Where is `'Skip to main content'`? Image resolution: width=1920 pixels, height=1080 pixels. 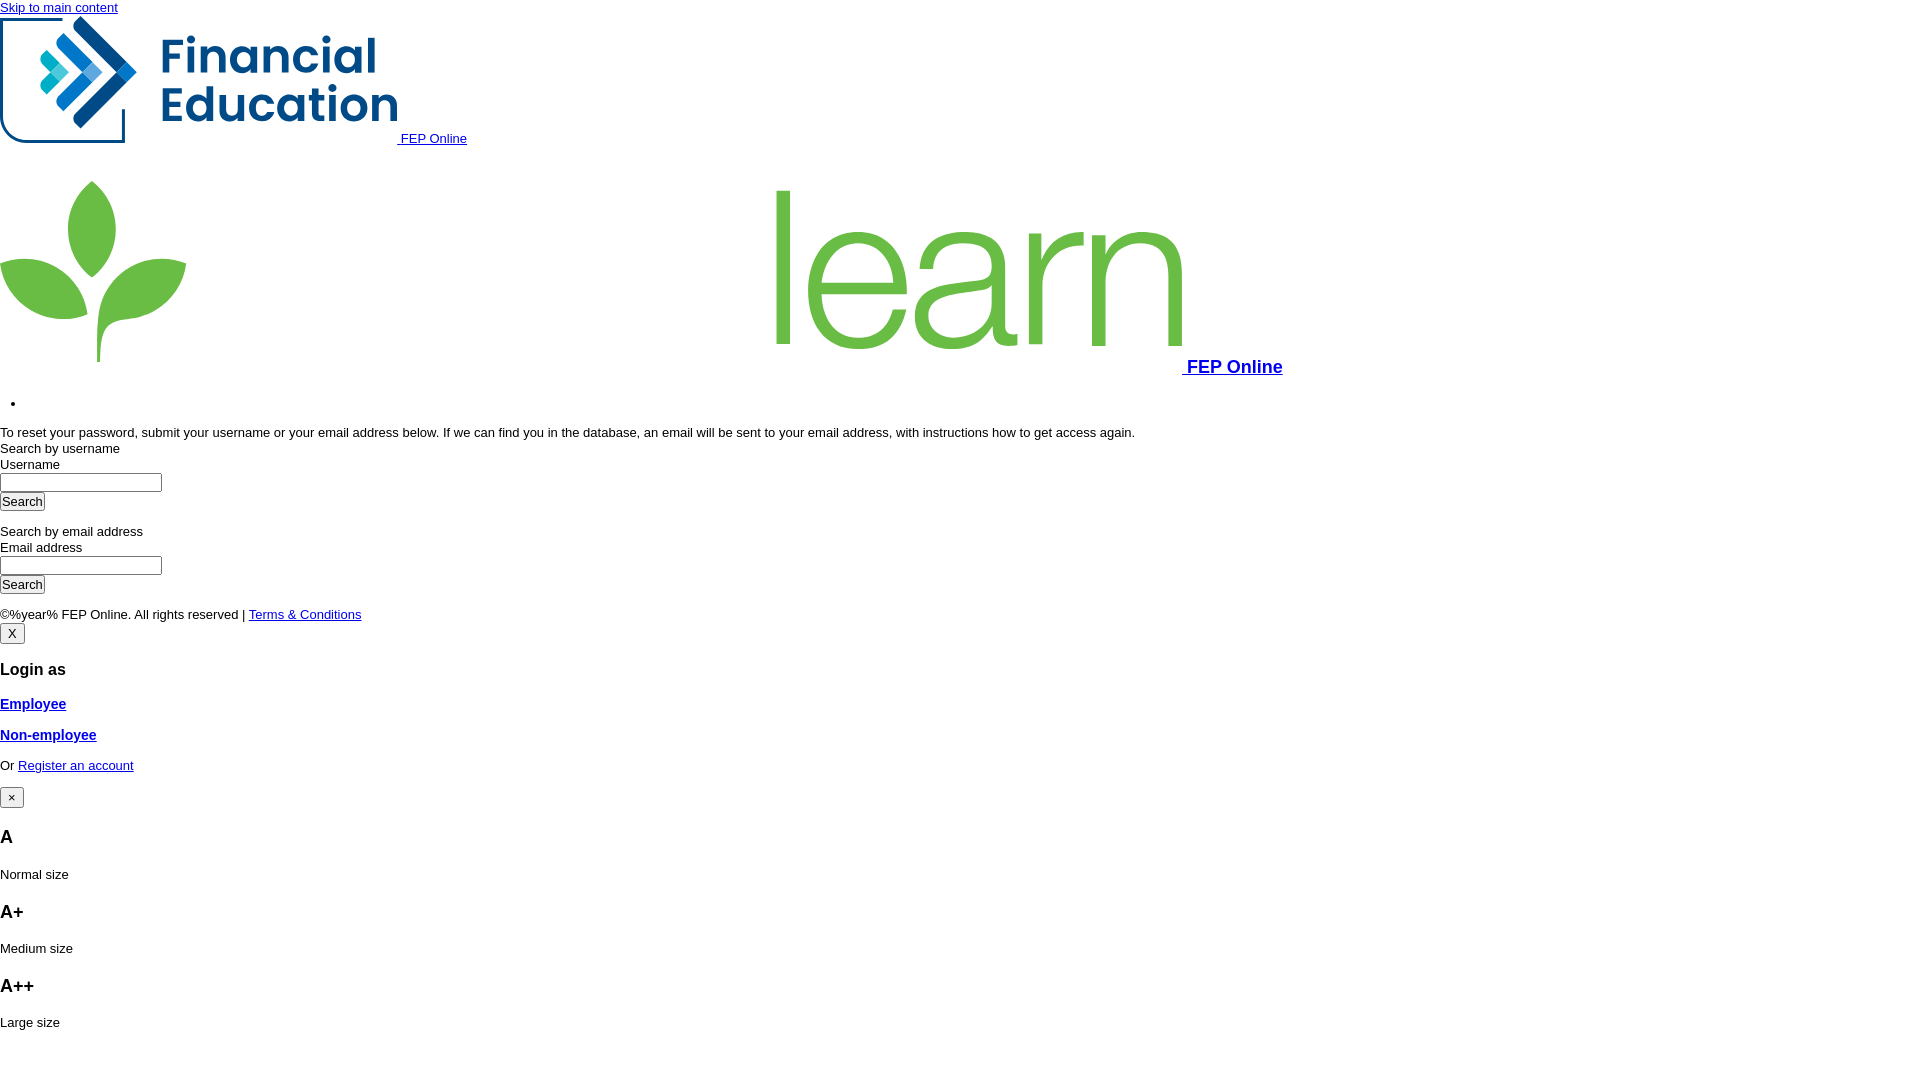
'Skip to main content' is located at coordinates (58, 7).